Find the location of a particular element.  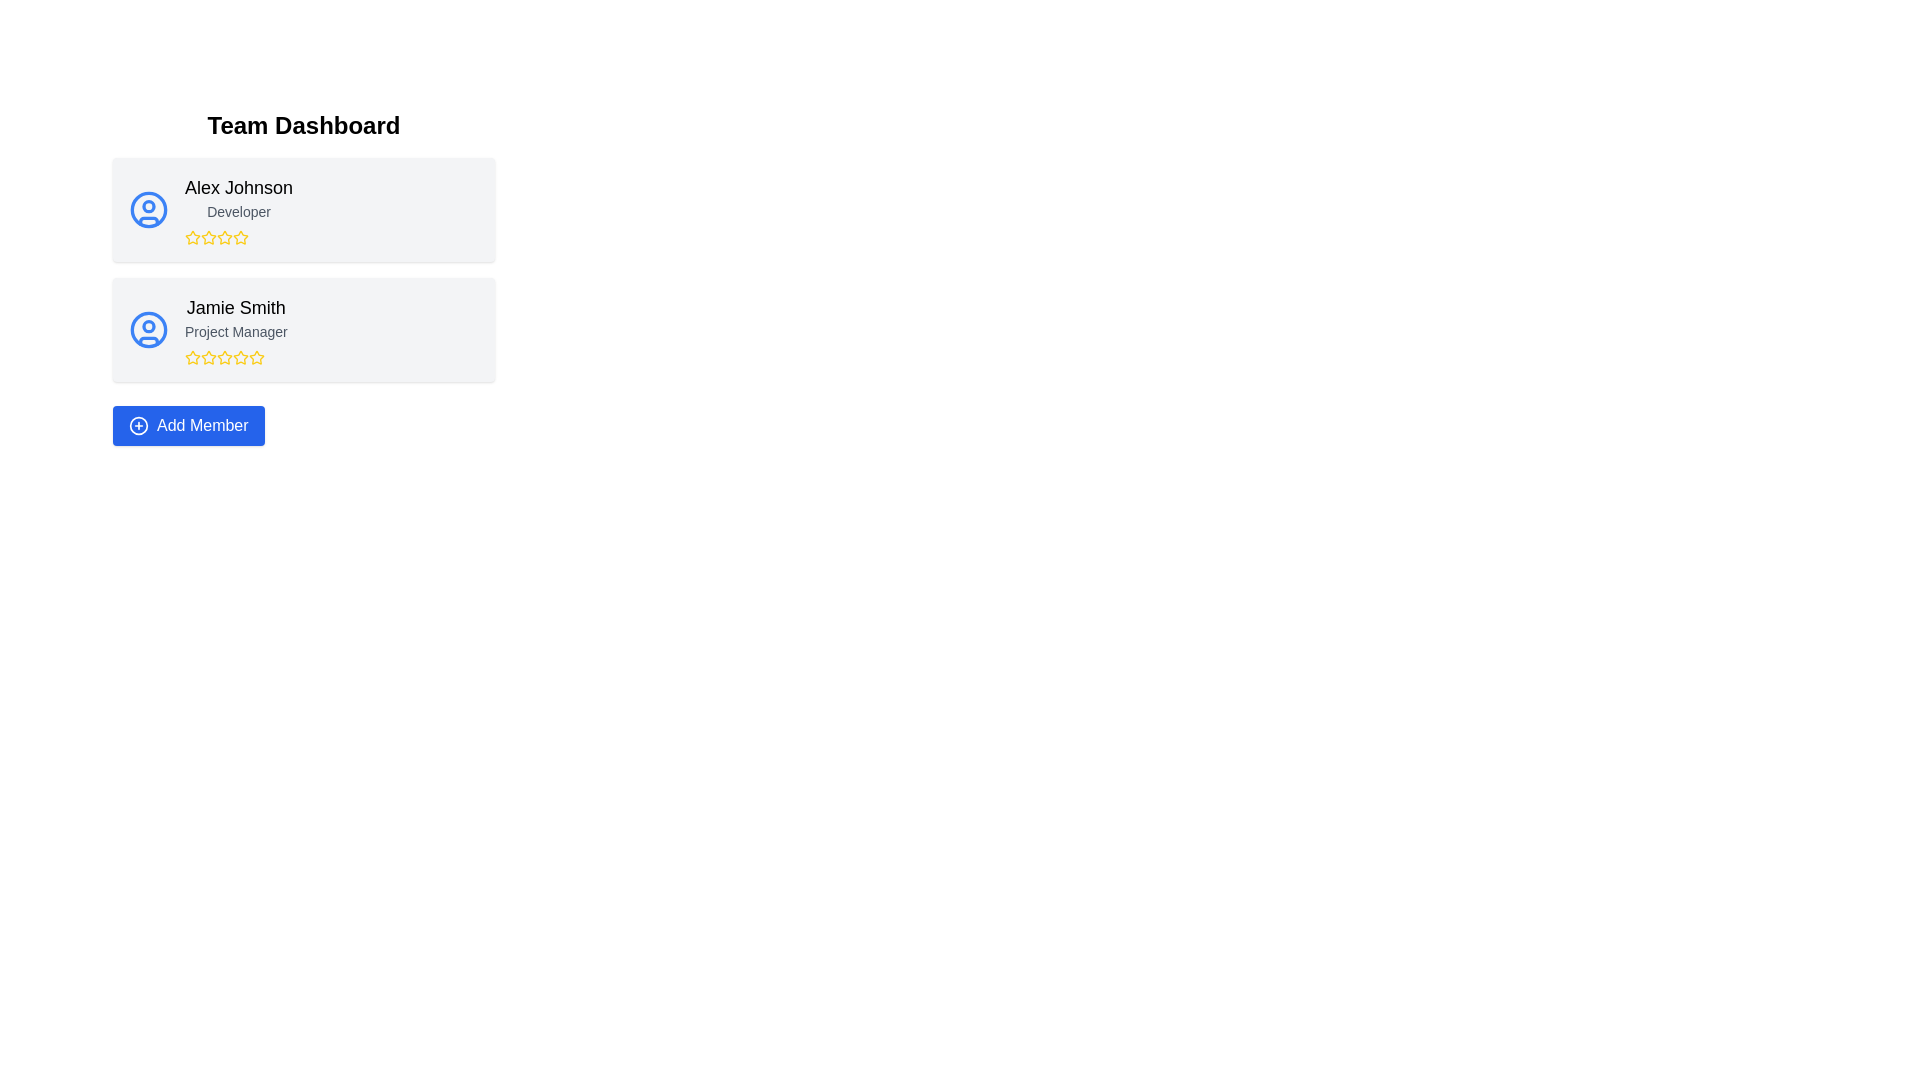

the text display showing user information, located in the first card of the vertical list is located at coordinates (239, 209).